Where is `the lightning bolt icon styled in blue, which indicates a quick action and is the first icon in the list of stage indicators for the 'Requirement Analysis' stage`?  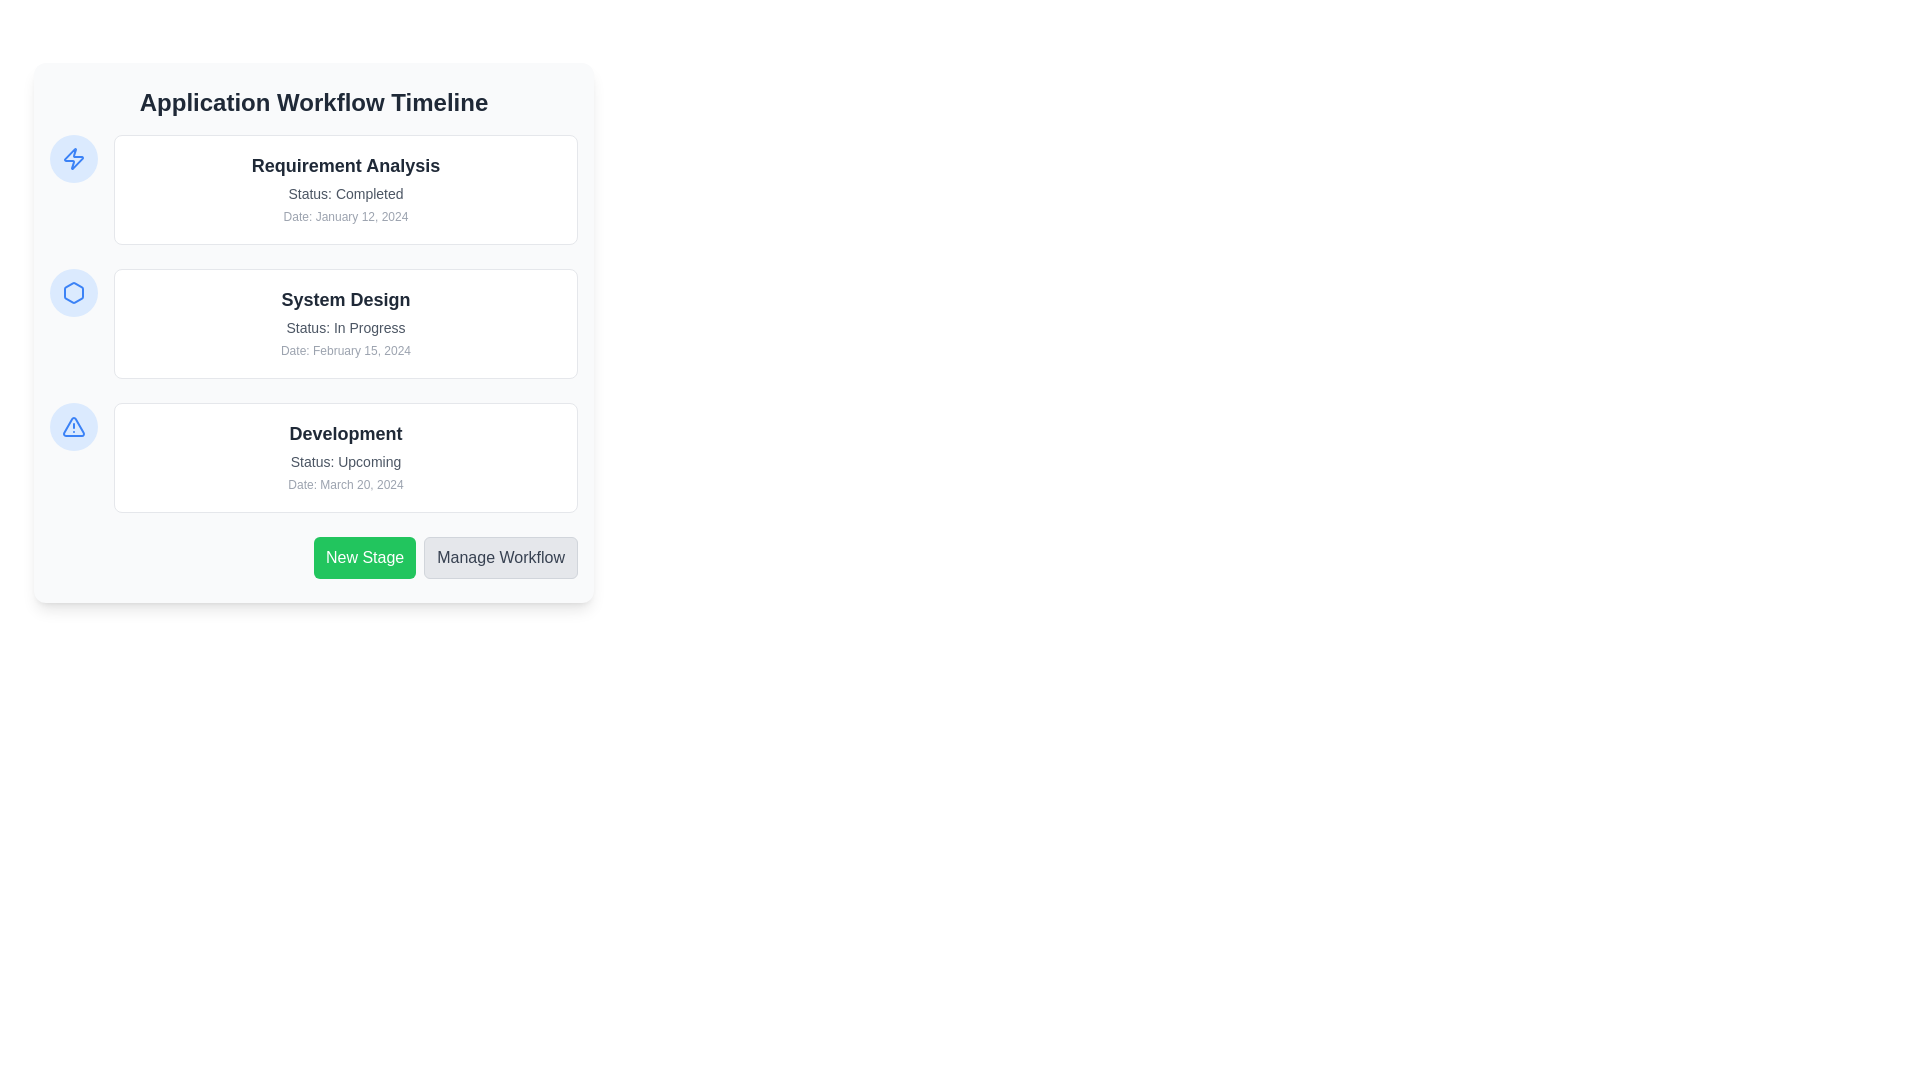
the lightning bolt icon styled in blue, which indicates a quick action and is the first icon in the list of stage indicators for the 'Requirement Analysis' stage is located at coordinates (73, 157).